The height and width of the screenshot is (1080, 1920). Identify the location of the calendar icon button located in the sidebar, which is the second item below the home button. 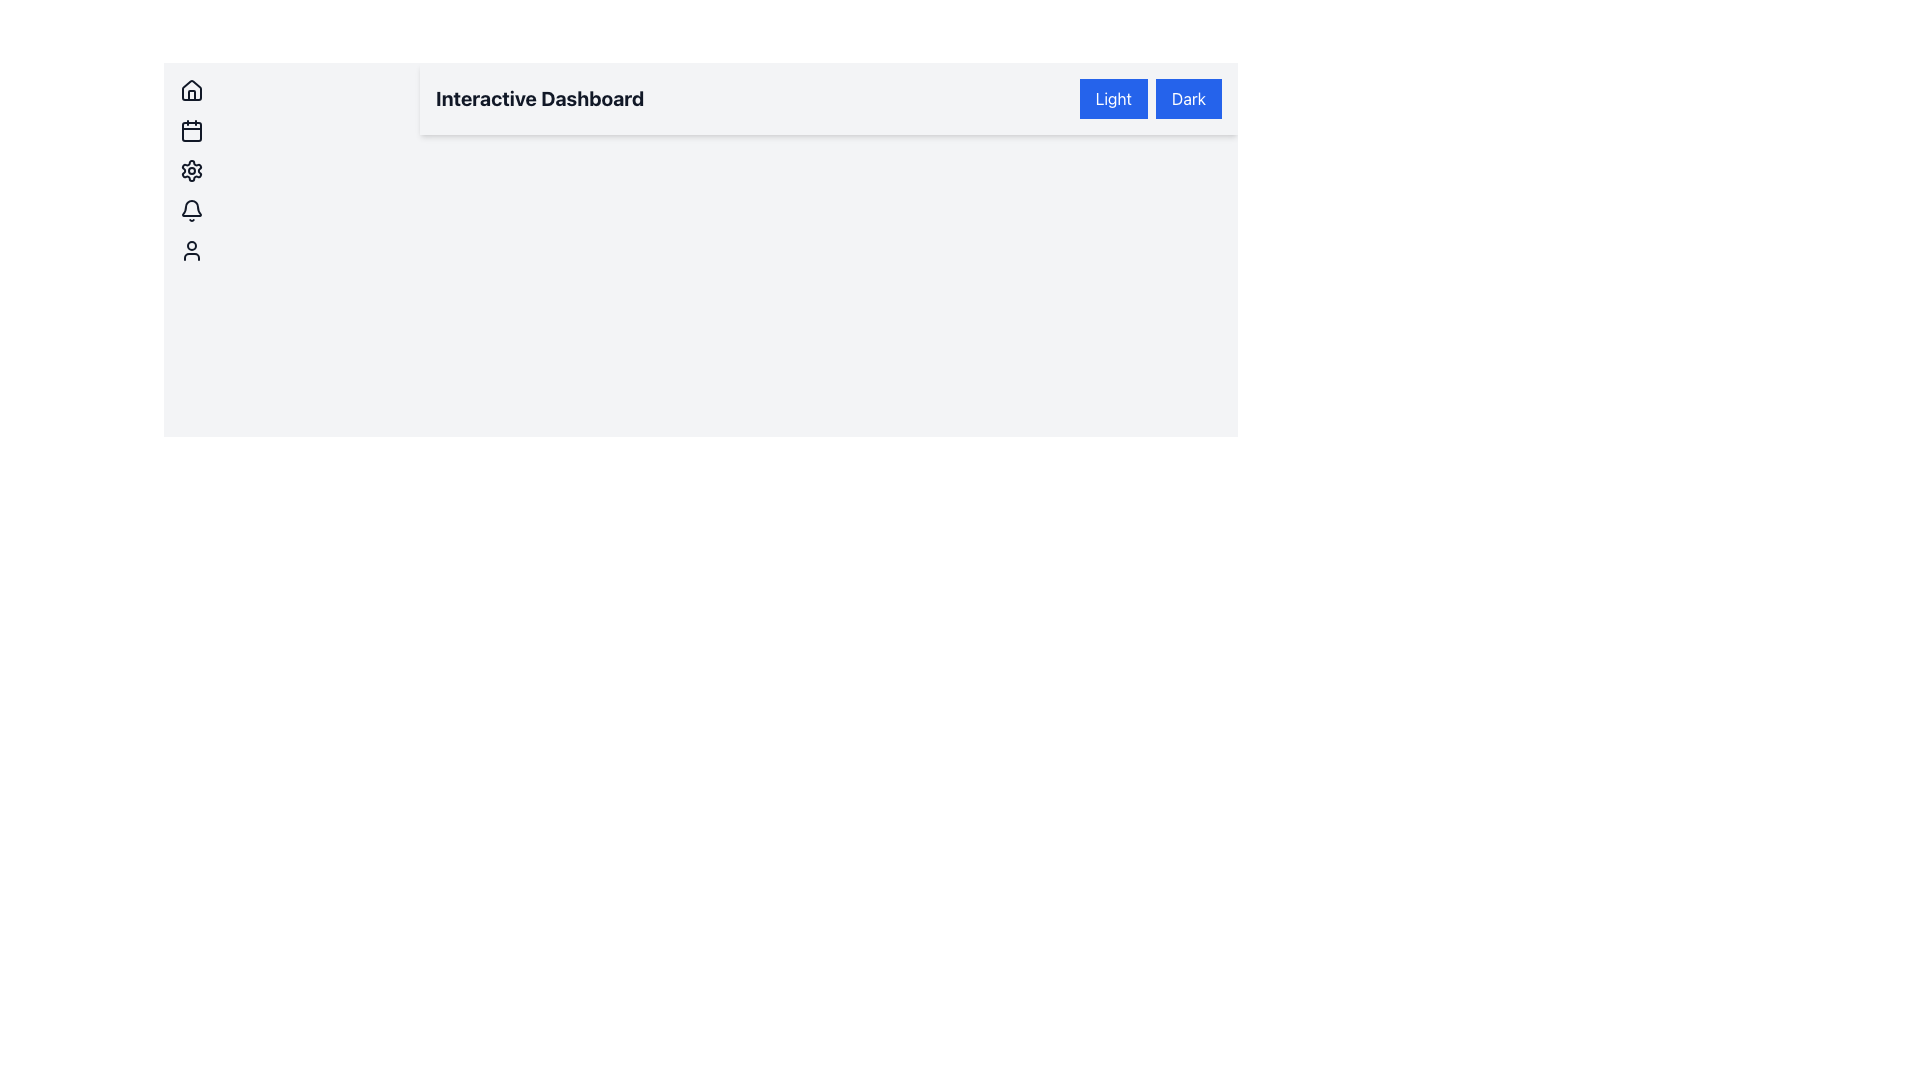
(192, 131).